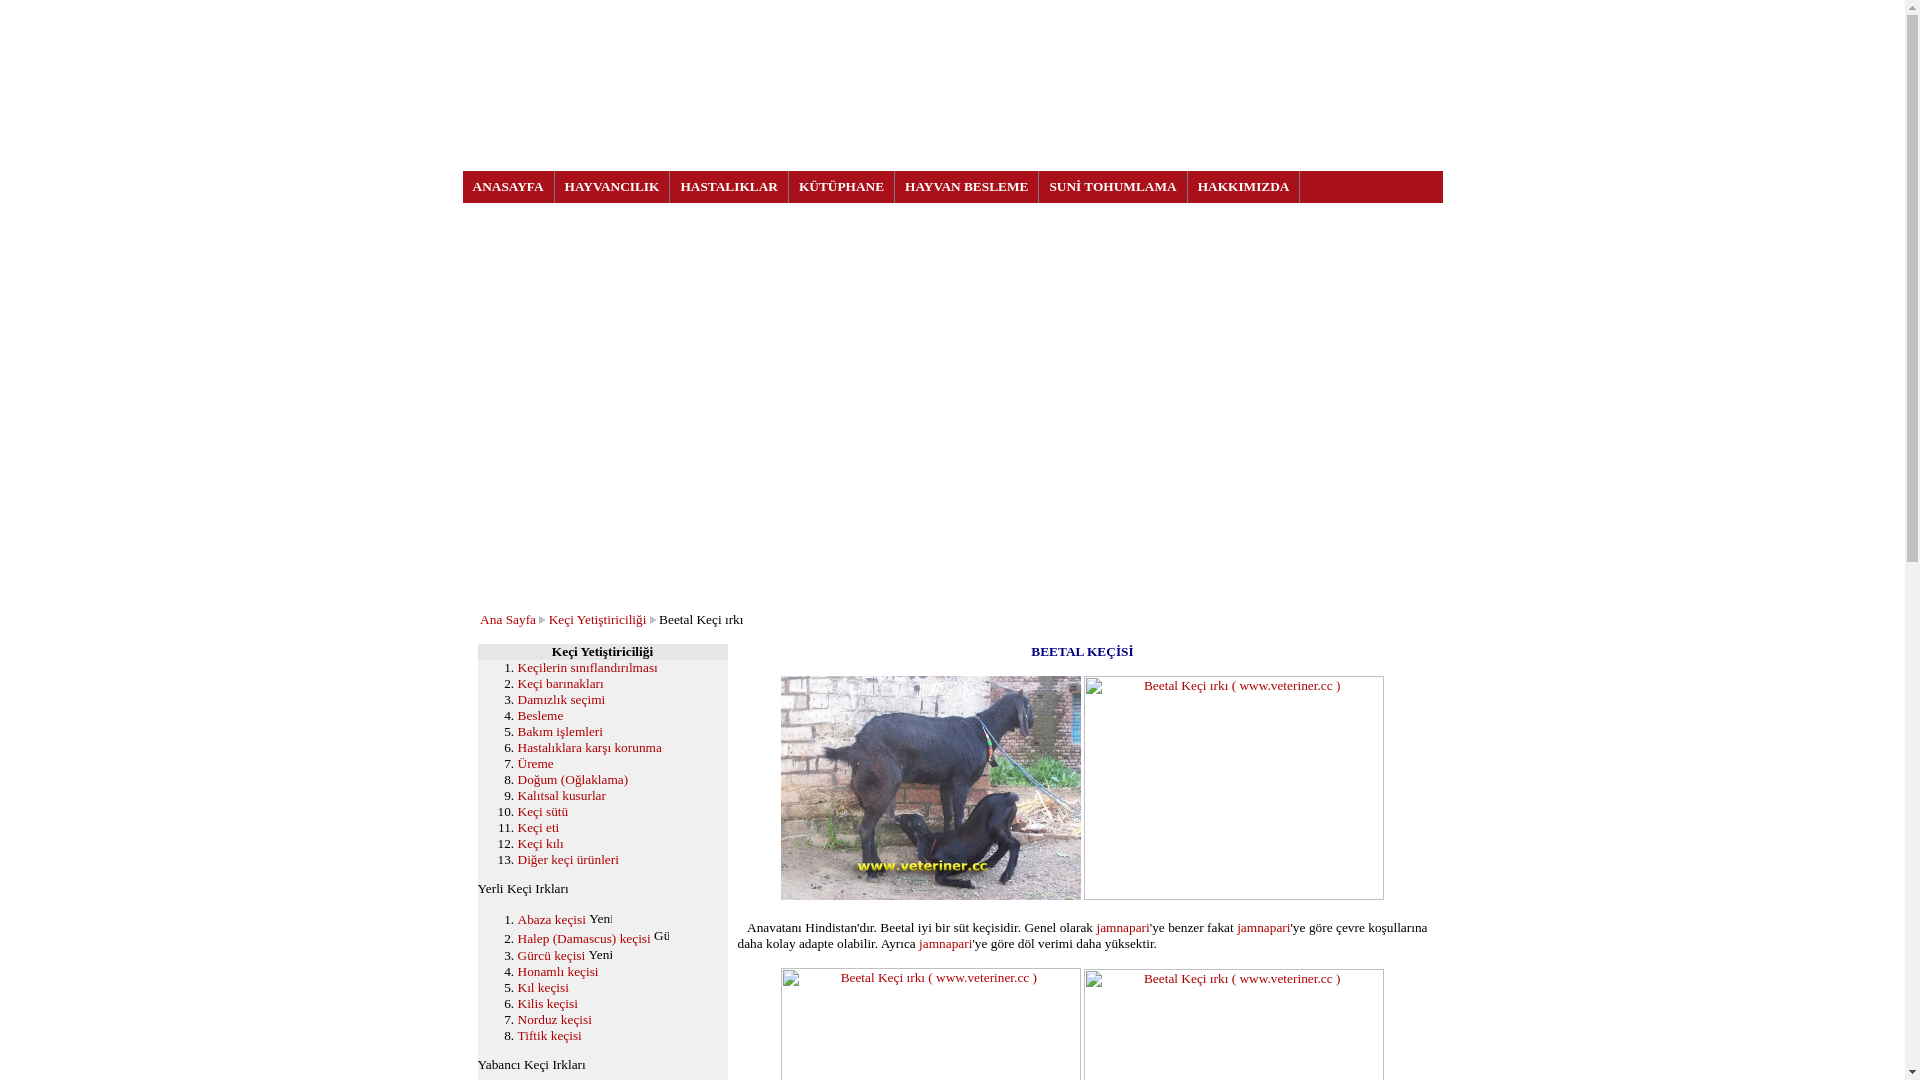 The height and width of the screenshot is (1080, 1920). What do you see at coordinates (508, 618) in the screenshot?
I see `'Ana Sayfa'` at bounding box center [508, 618].